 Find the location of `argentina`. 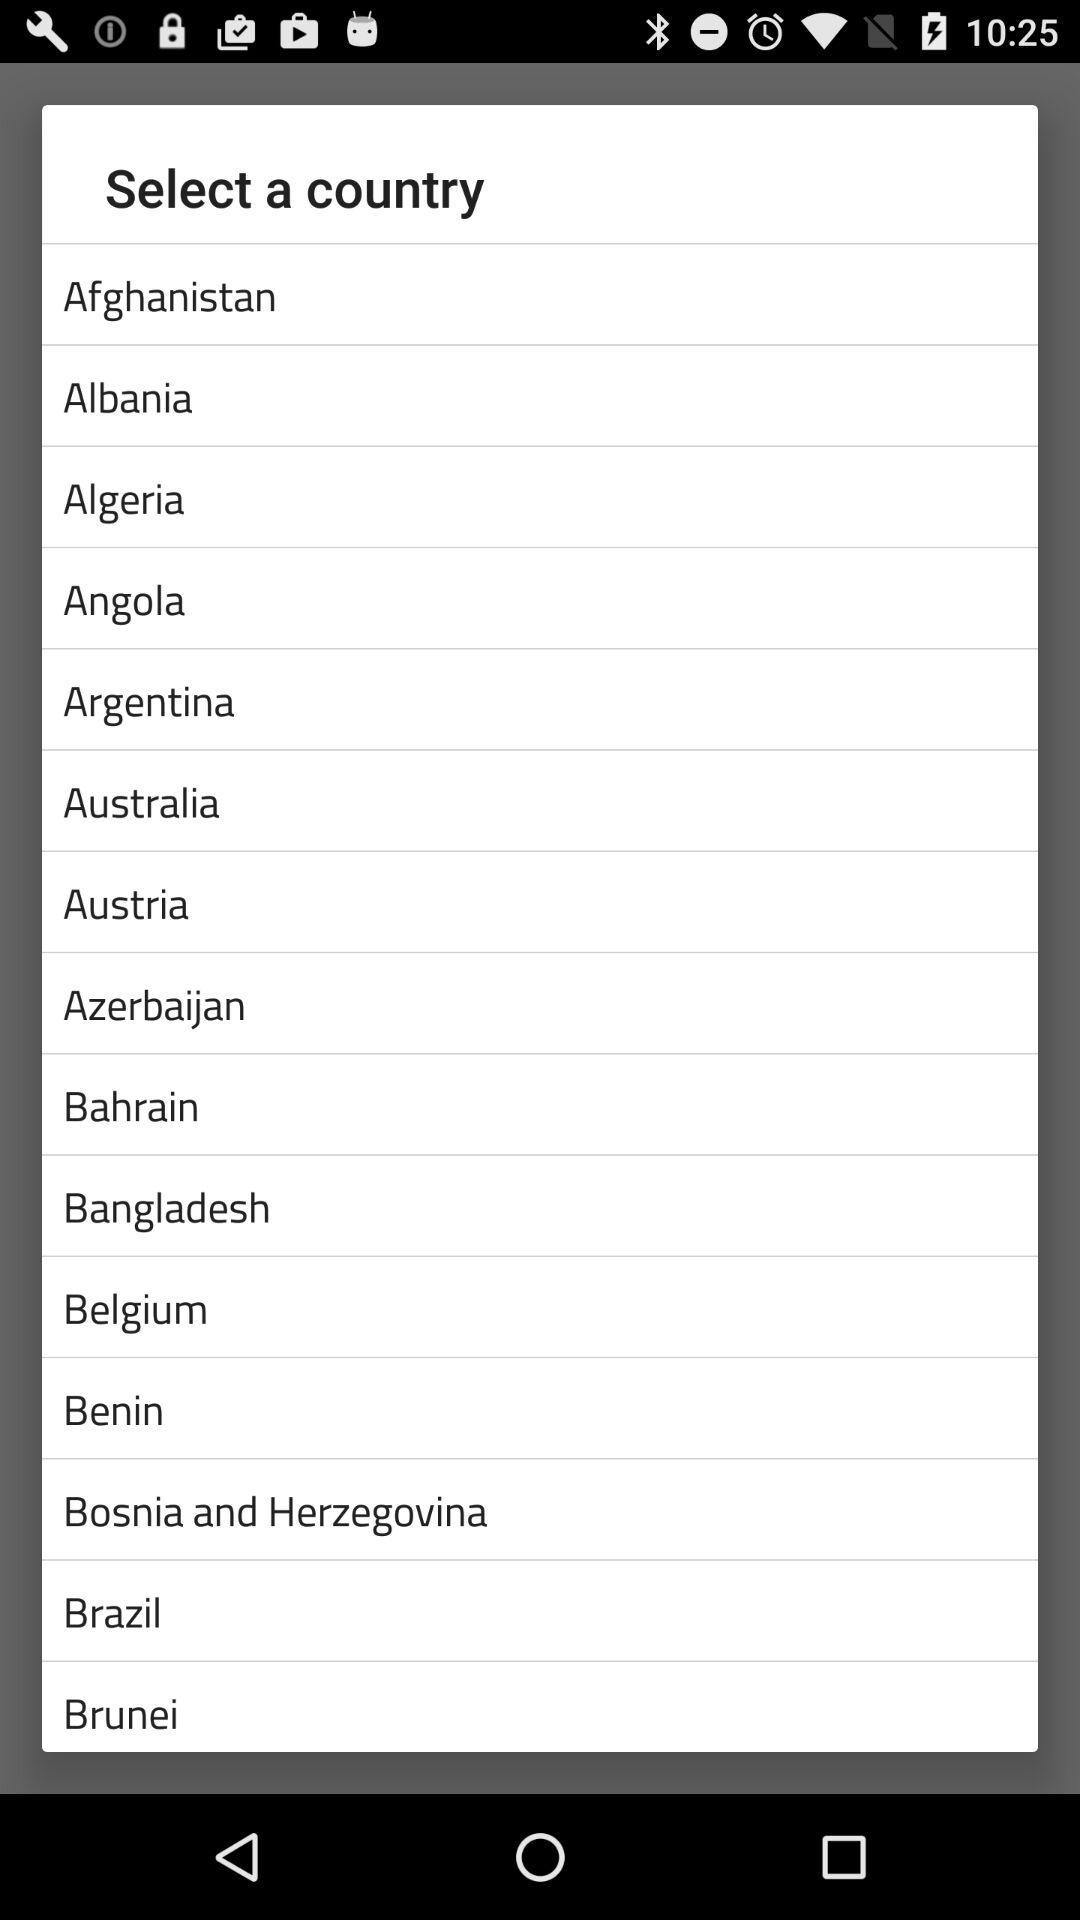

argentina is located at coordinates (540, 699).